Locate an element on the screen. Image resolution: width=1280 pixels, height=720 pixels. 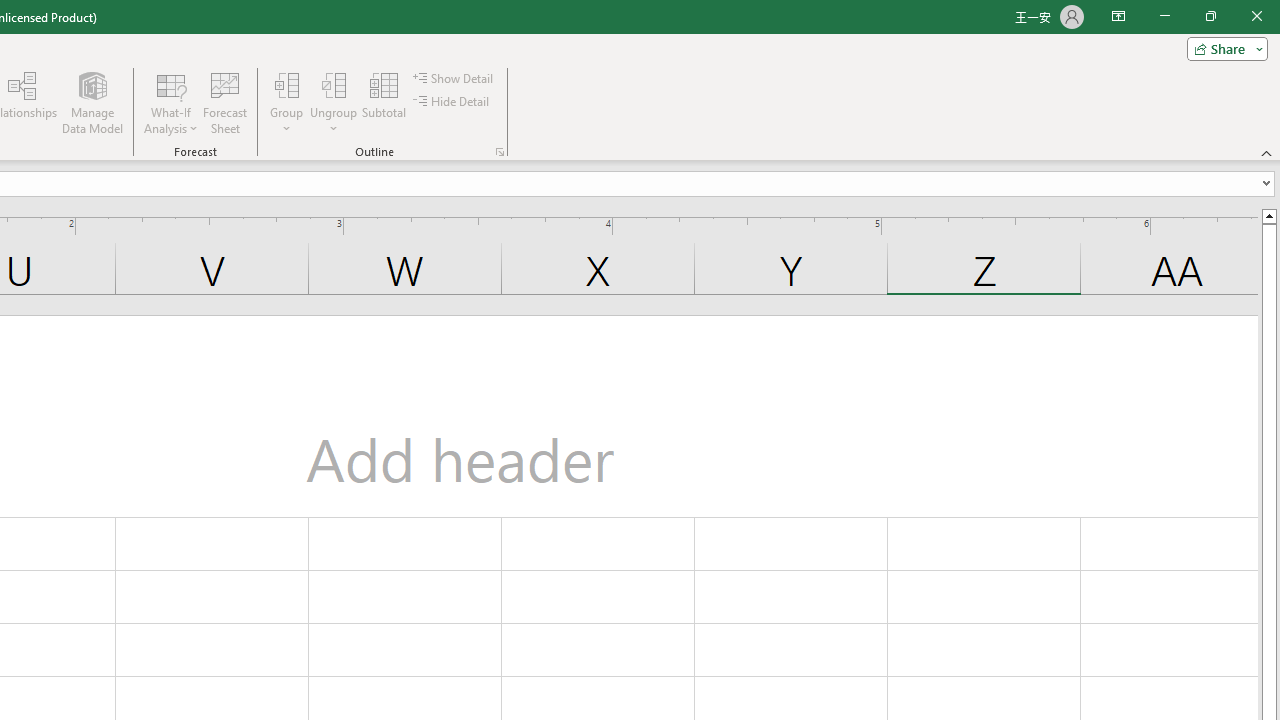
'Manage Data Model' is located at coordinates (91, 103).